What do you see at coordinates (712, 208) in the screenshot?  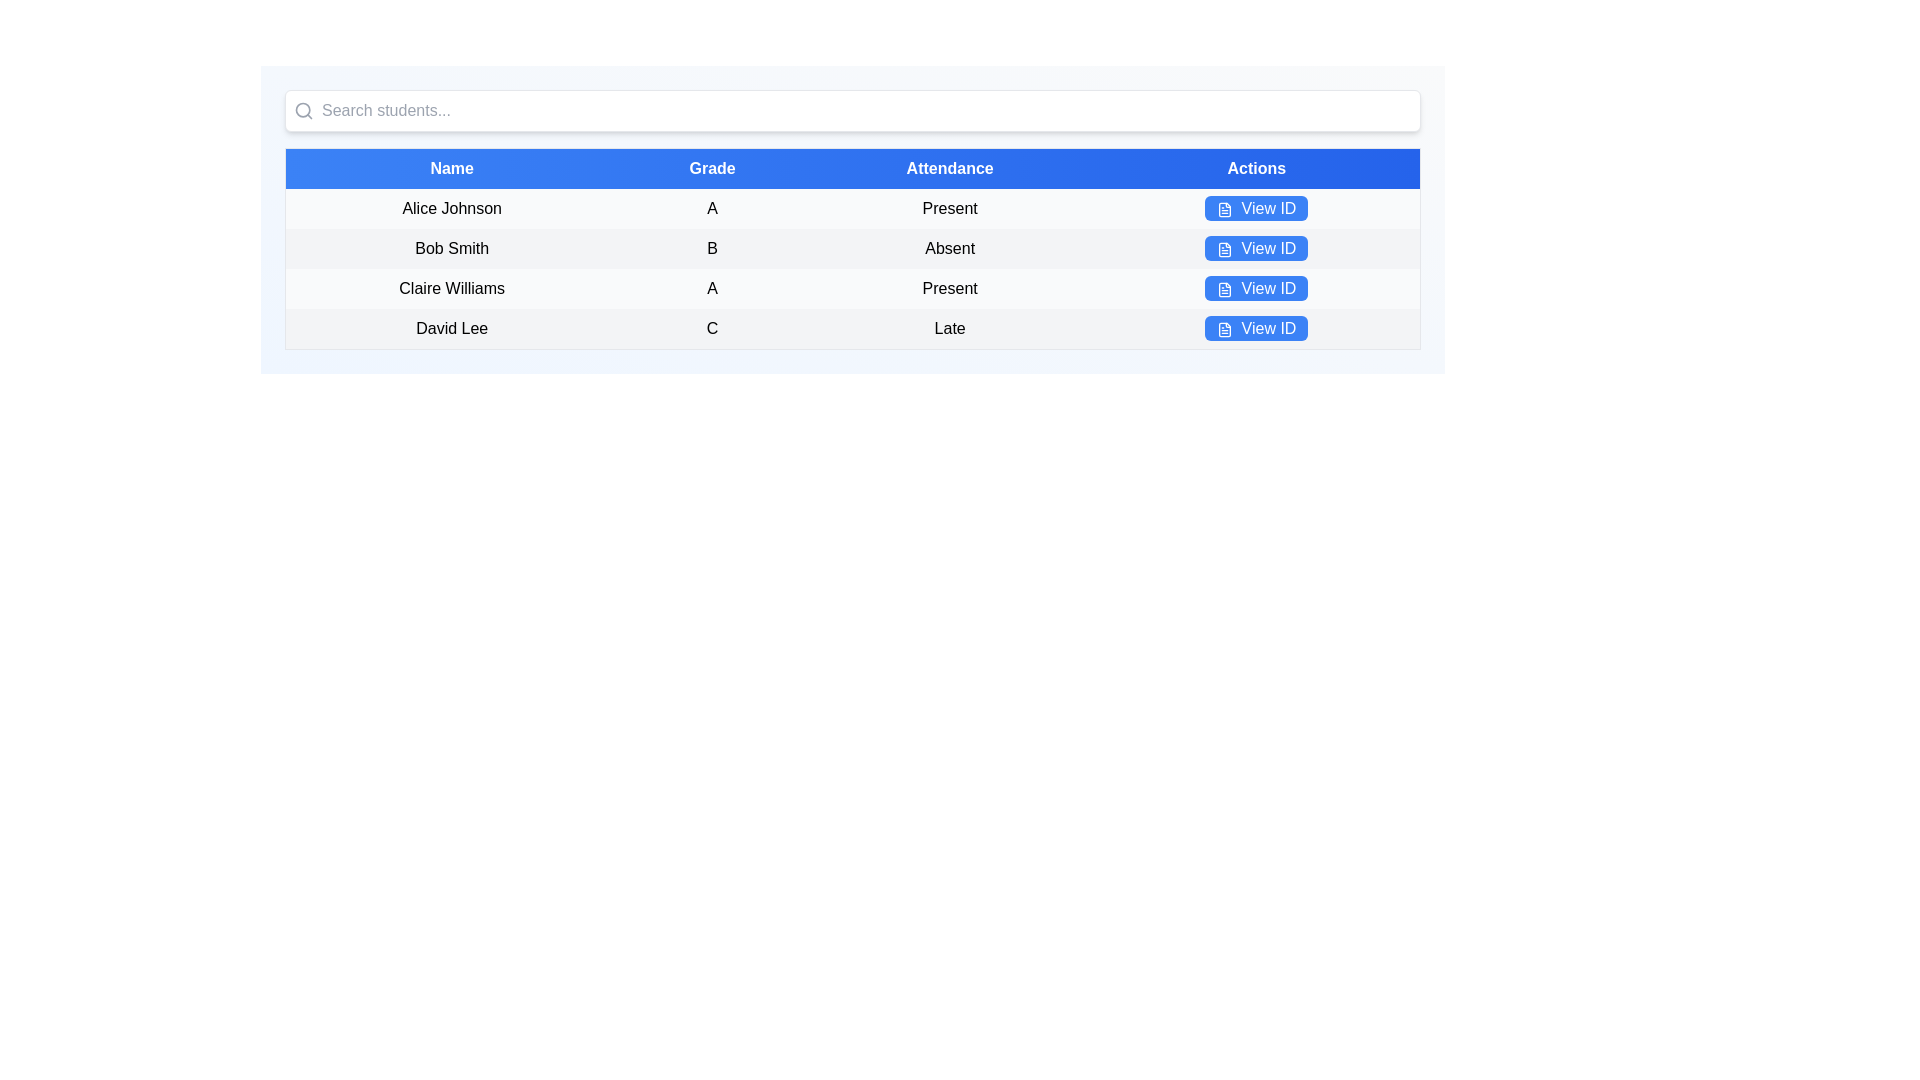 I see `the static text element displaying the uppercase letter 'A' located under the 'Grade' column in the row for 'Alice Johnson'` at bounding box center [712, 208].